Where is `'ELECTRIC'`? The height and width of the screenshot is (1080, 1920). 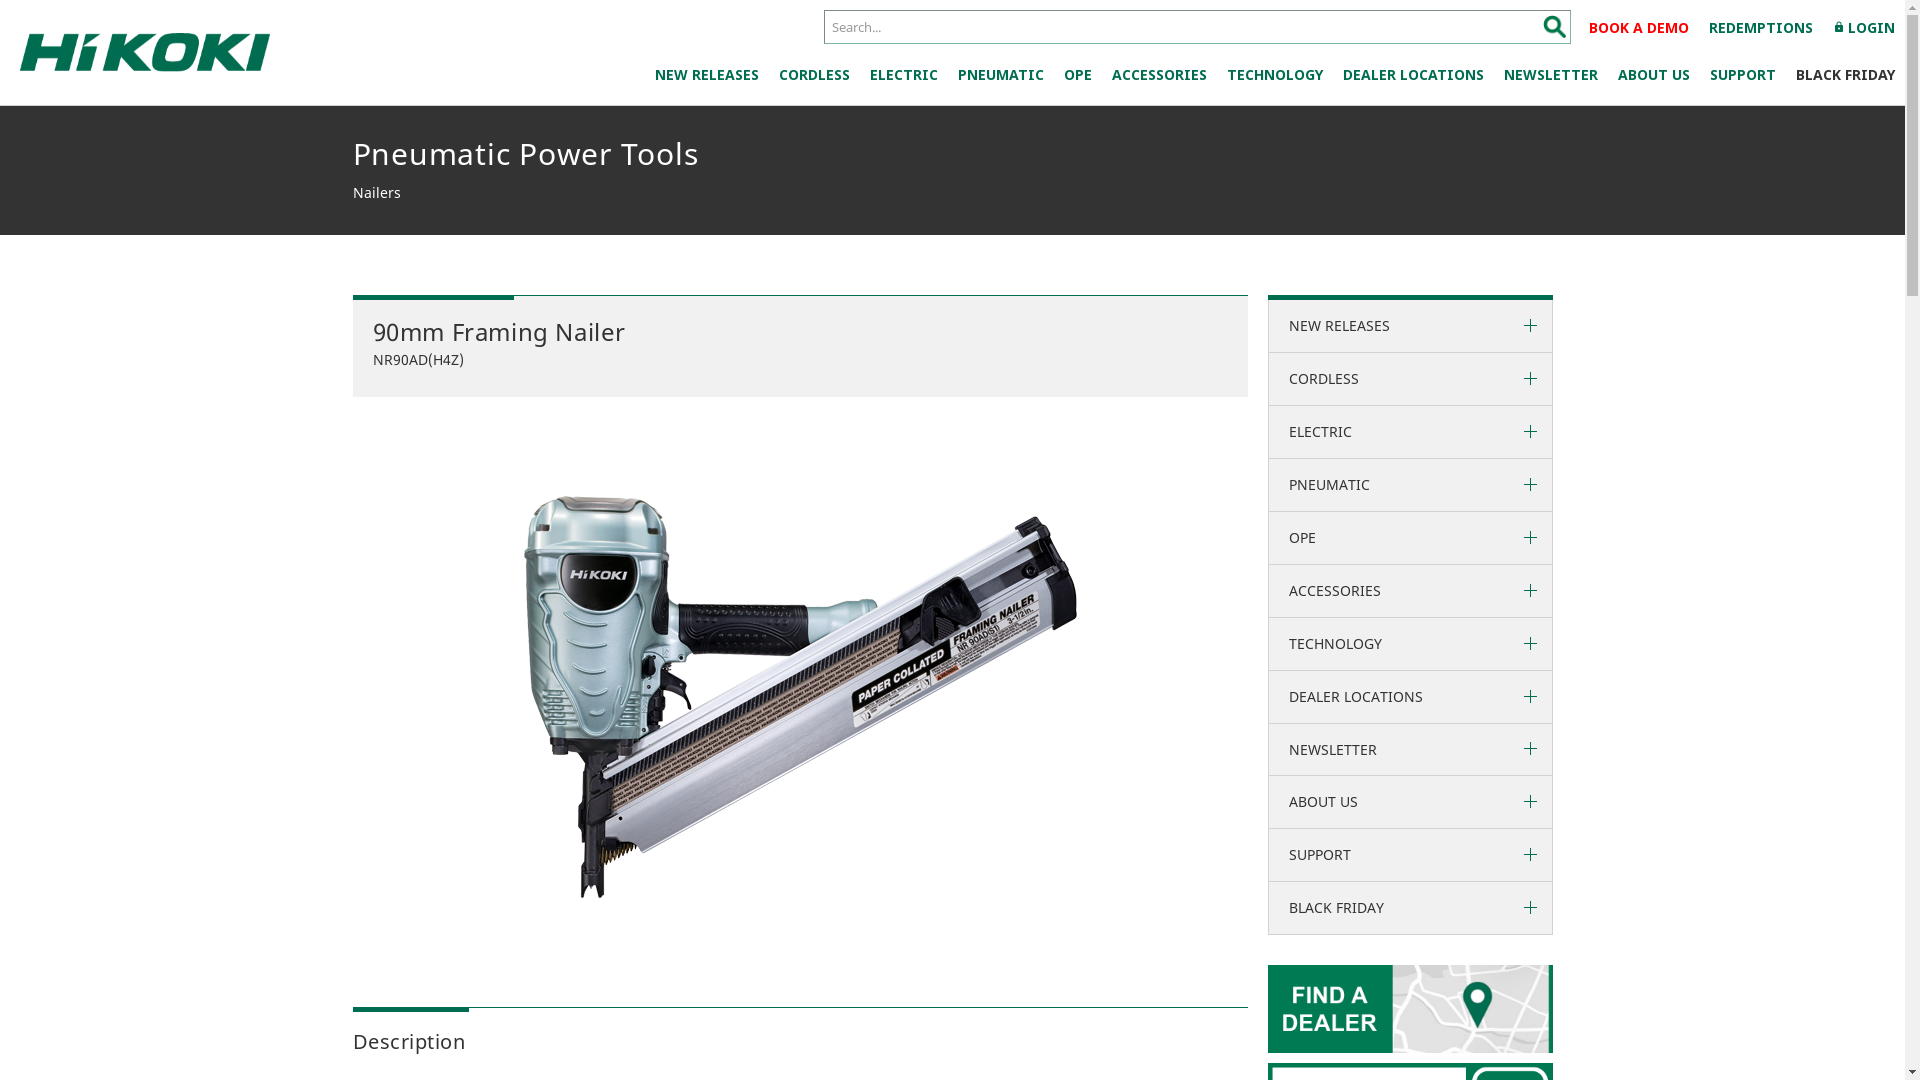
'ELECTRIC' is located at coordinates (1408, 431).